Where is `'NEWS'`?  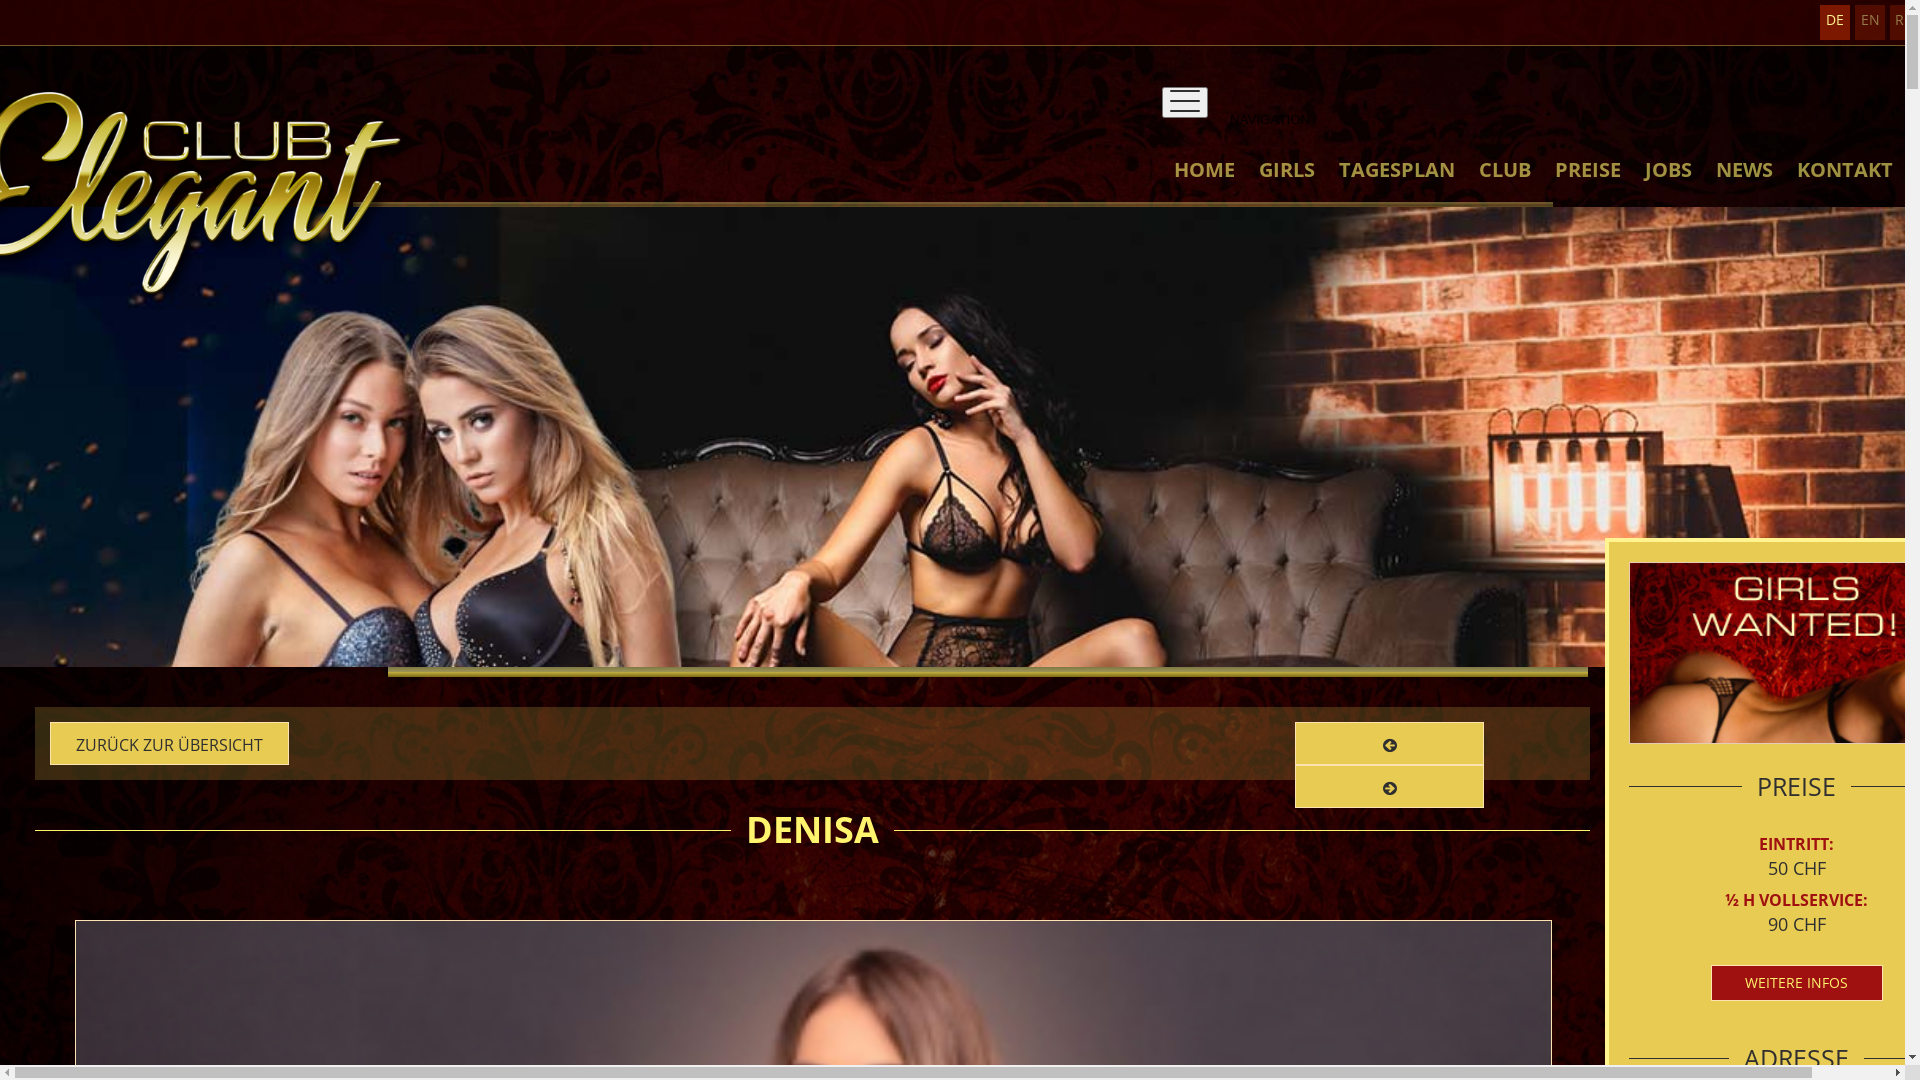 'NEWS' is located at coordinates (1743, 188).